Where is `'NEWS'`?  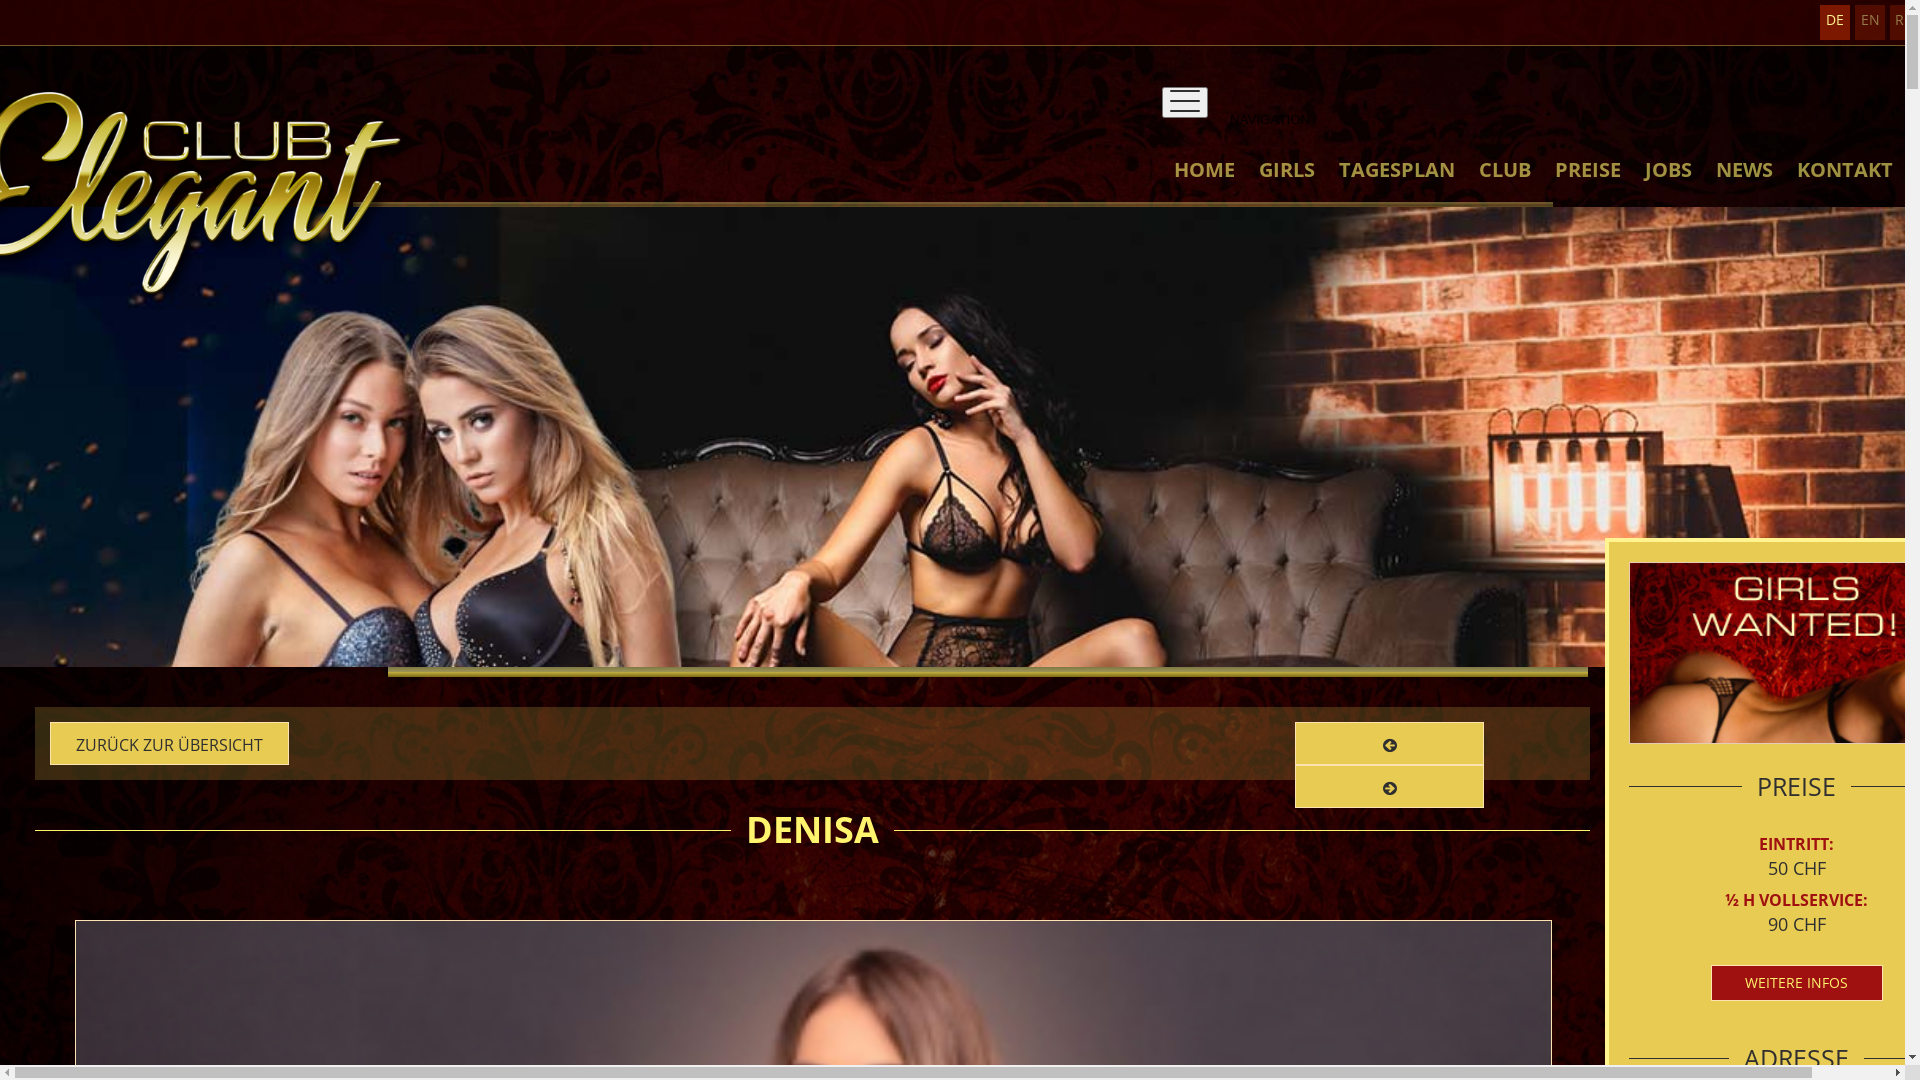 'NEWS' is located at coordinates (1743, 188).